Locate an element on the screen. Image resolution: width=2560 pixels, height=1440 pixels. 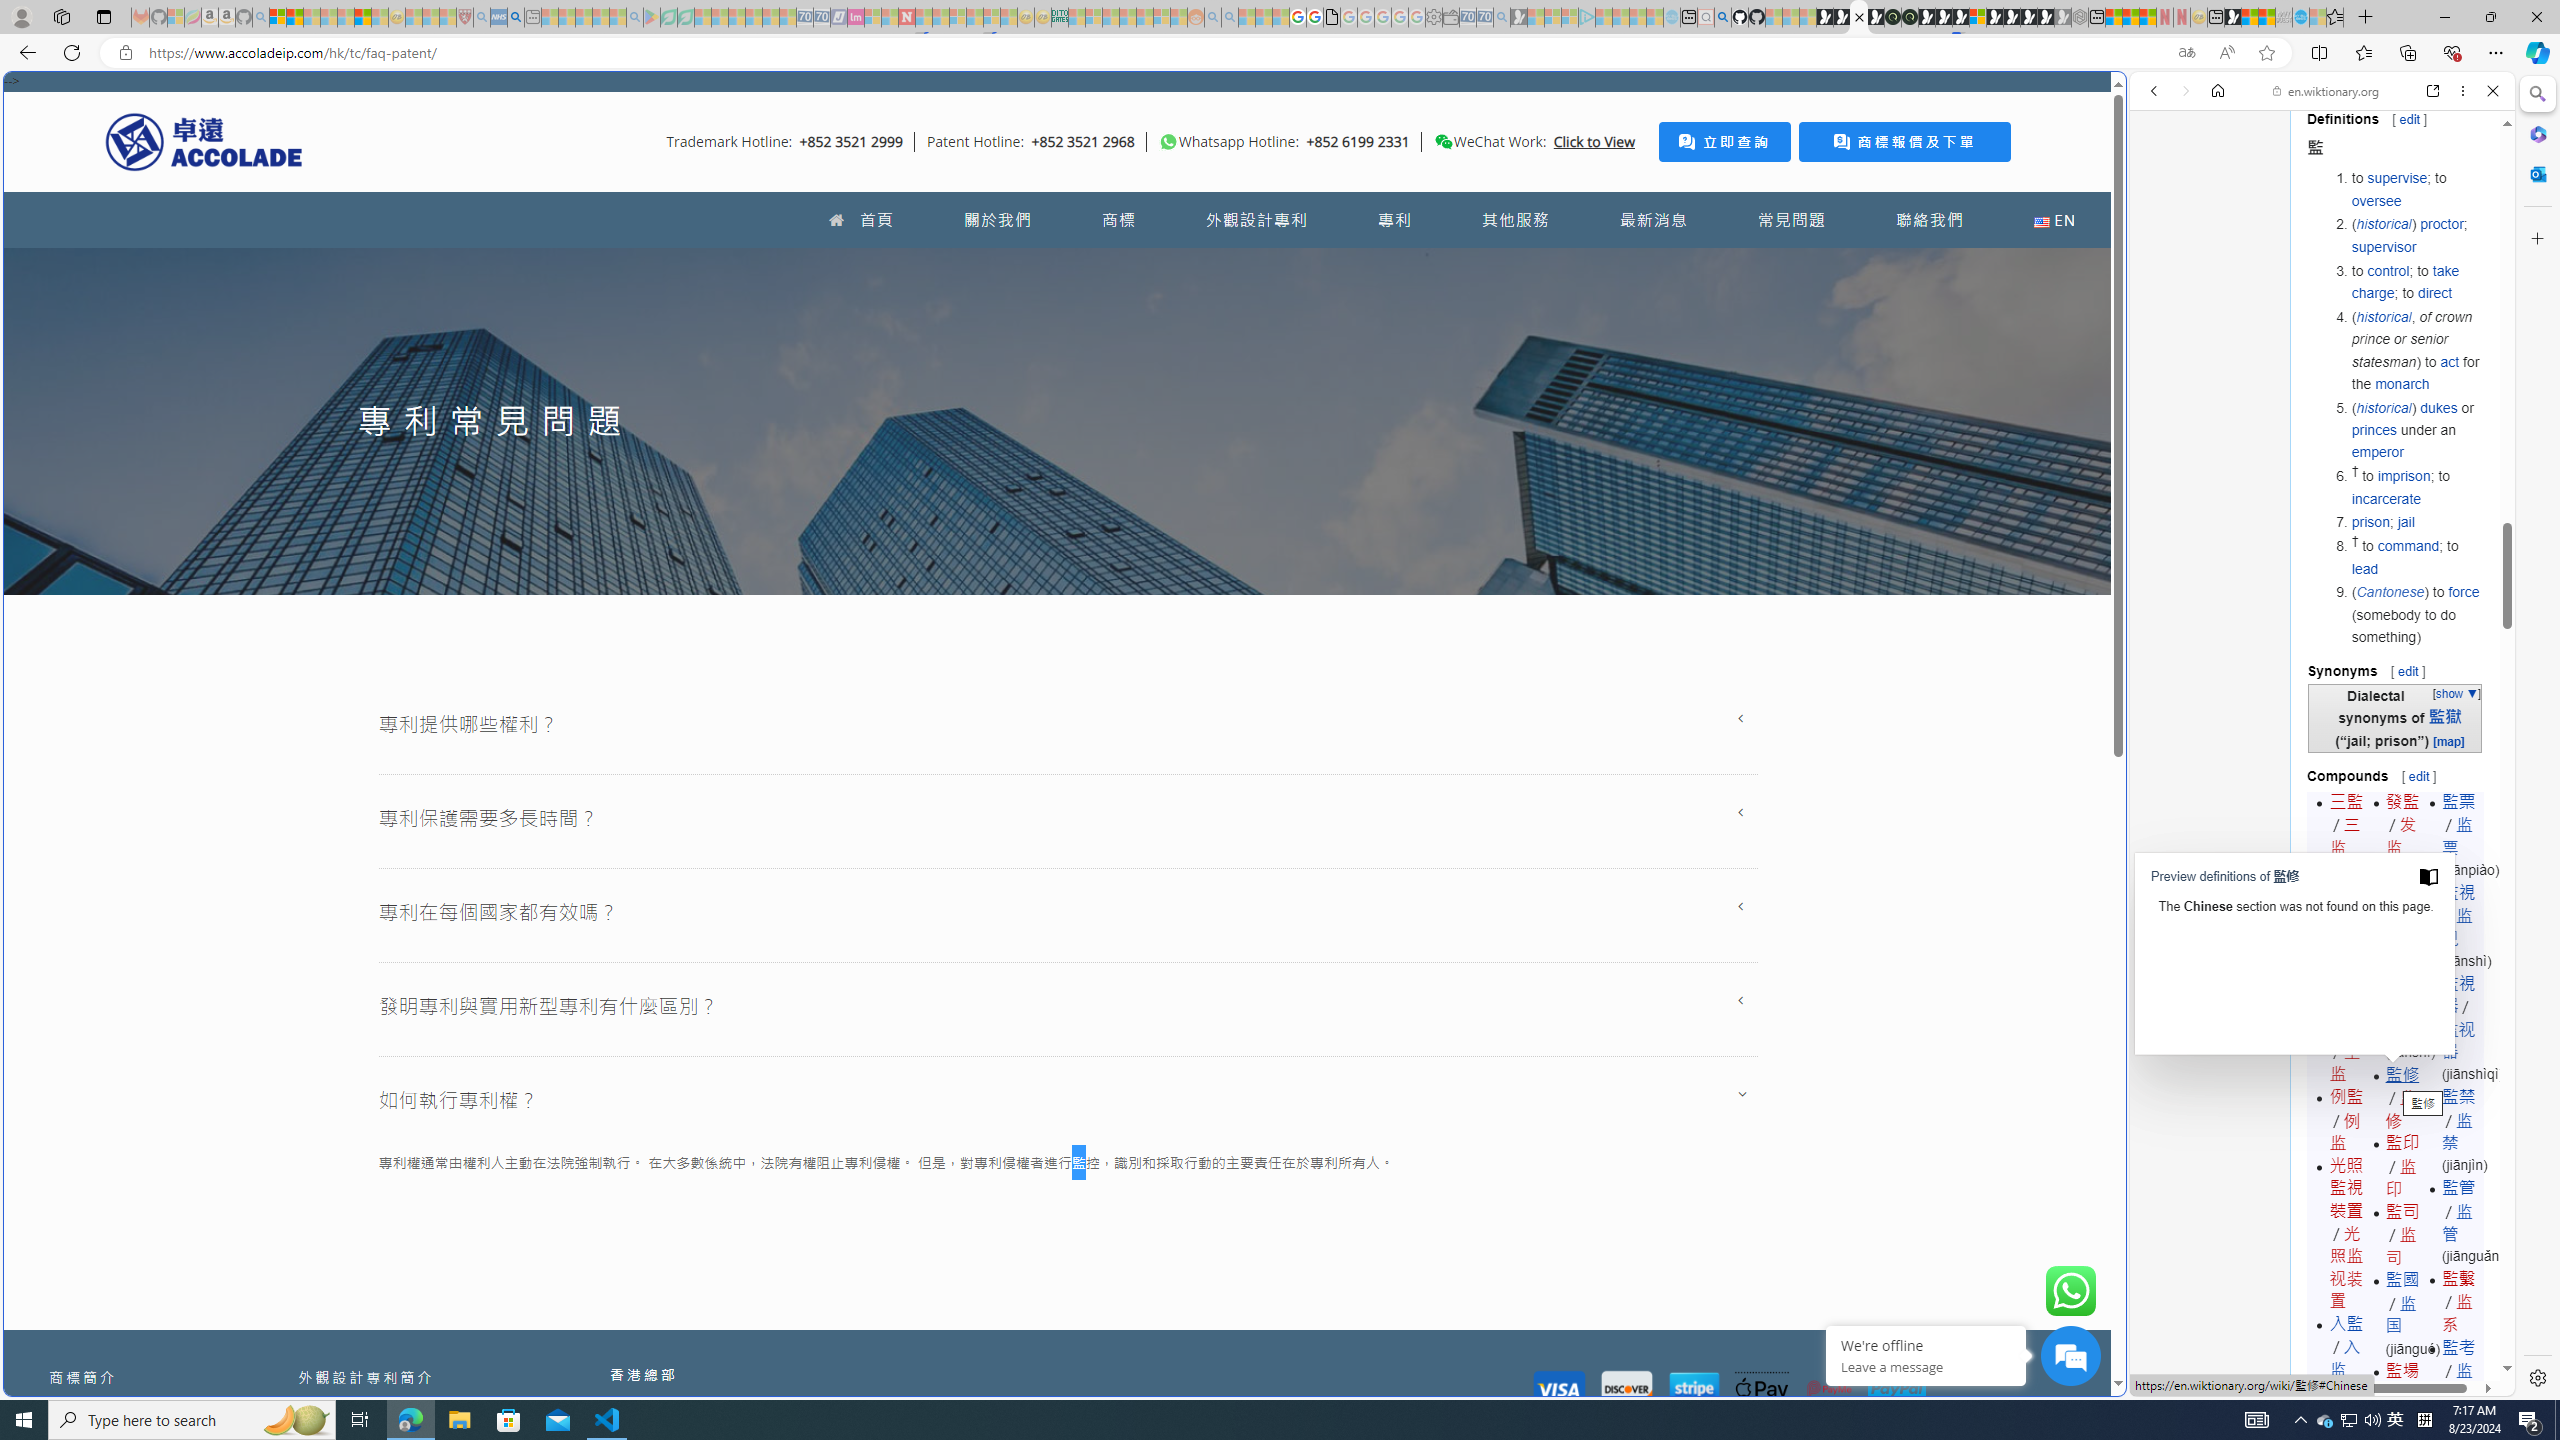
'Class: b_serphb' is located at coordinates (2470, 229).